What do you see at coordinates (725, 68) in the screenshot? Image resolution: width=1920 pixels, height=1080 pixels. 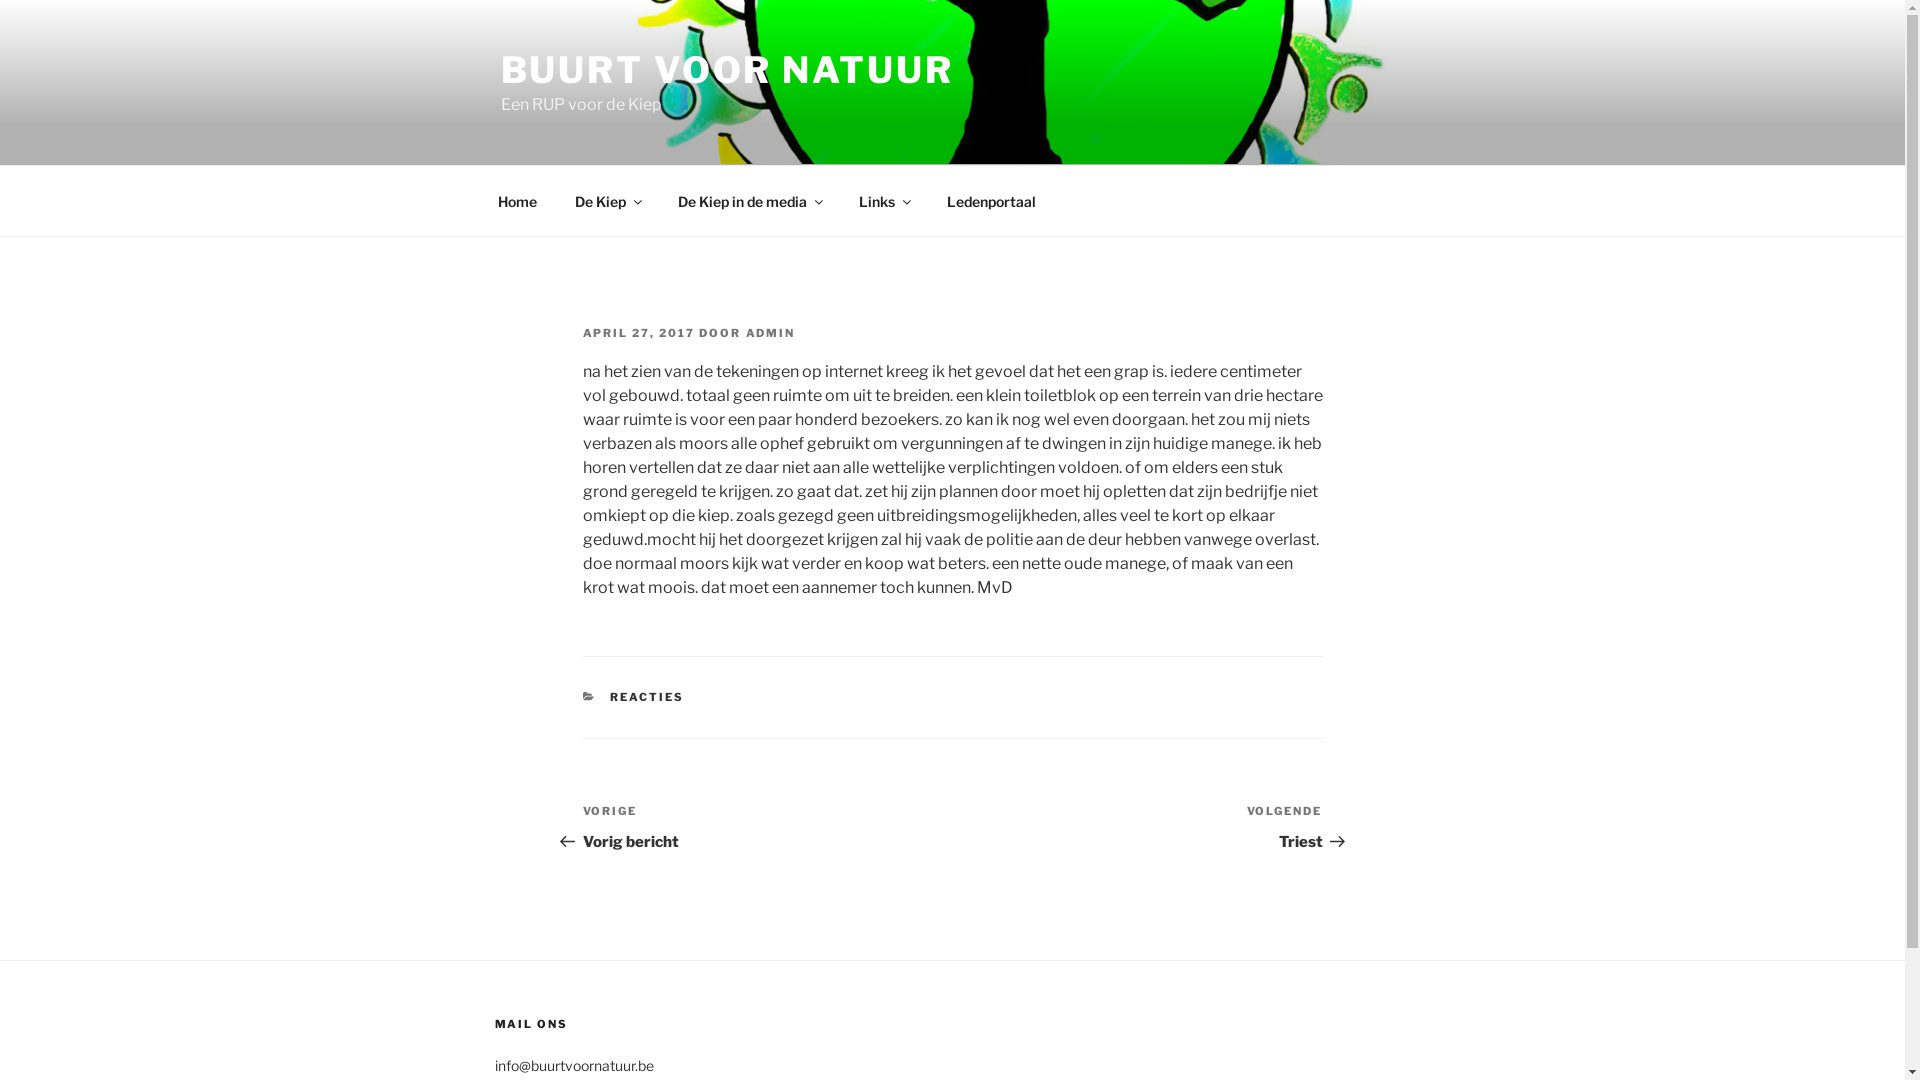 I see `'BUURT VOOR NATUUR'` at bounding box center [725, 68].